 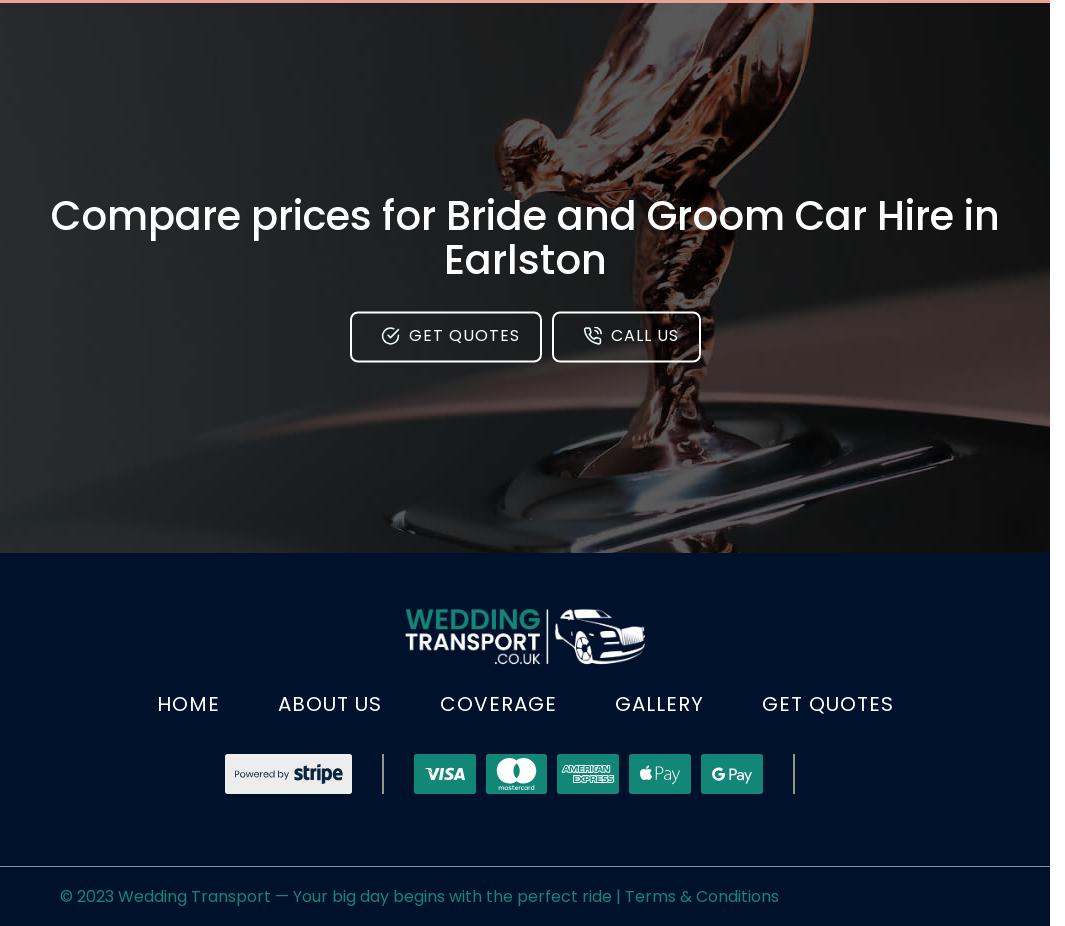 What do you see at coordinates (496, 703) in the screenshot?
I see `'Coverage'` at bounding box center [496, 703].